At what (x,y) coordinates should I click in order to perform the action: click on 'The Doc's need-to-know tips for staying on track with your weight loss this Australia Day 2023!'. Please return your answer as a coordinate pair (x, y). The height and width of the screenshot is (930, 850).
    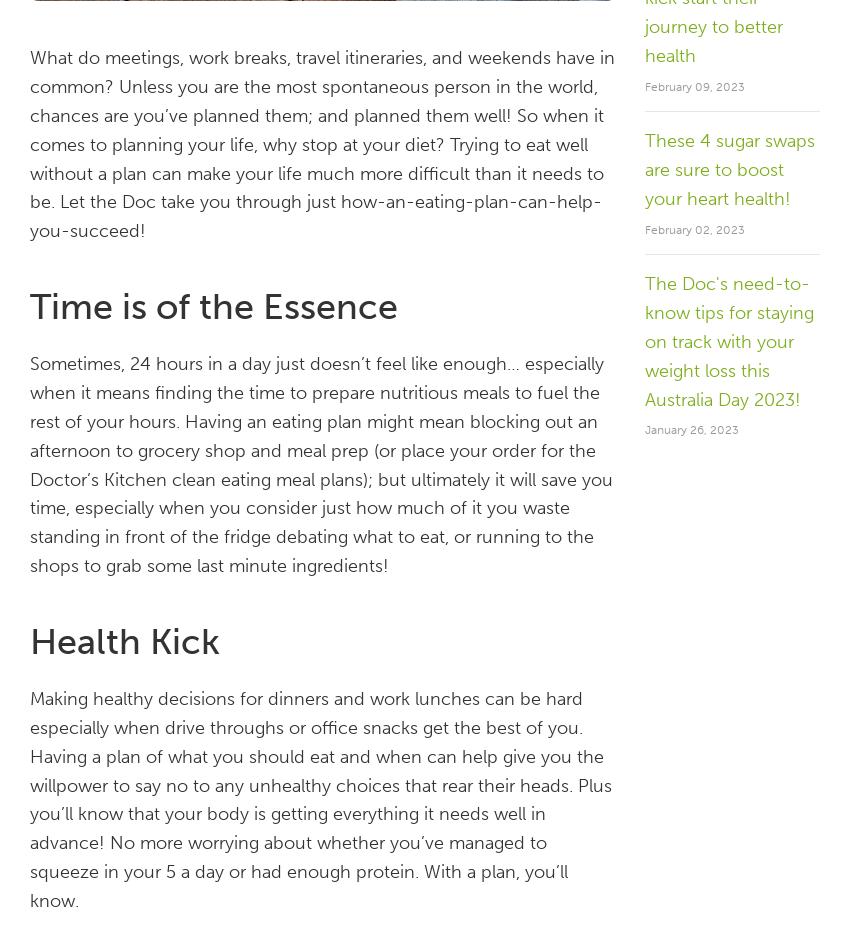
    Looking at the image, I should click on (729, 340).